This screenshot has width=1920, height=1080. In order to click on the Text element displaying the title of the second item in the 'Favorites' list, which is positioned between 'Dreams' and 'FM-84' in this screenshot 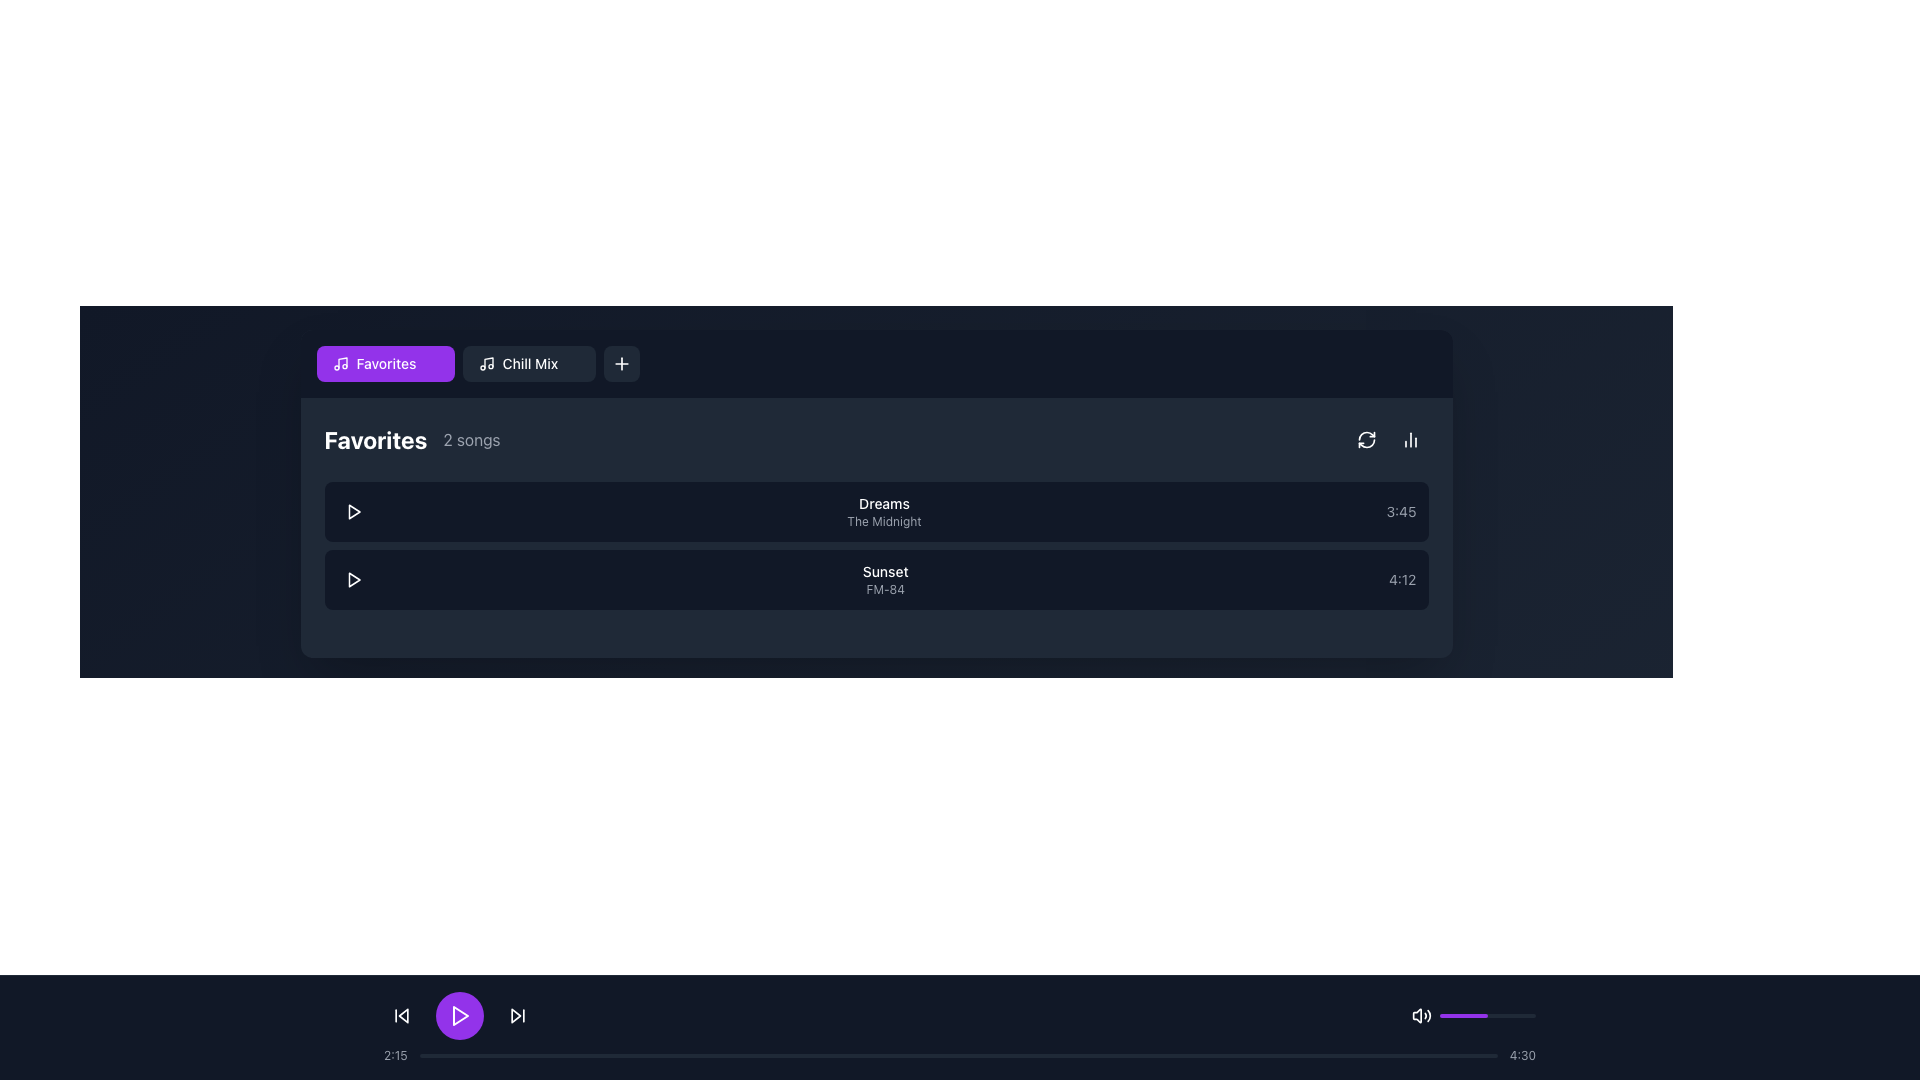, I will do `click(884, 571)`.